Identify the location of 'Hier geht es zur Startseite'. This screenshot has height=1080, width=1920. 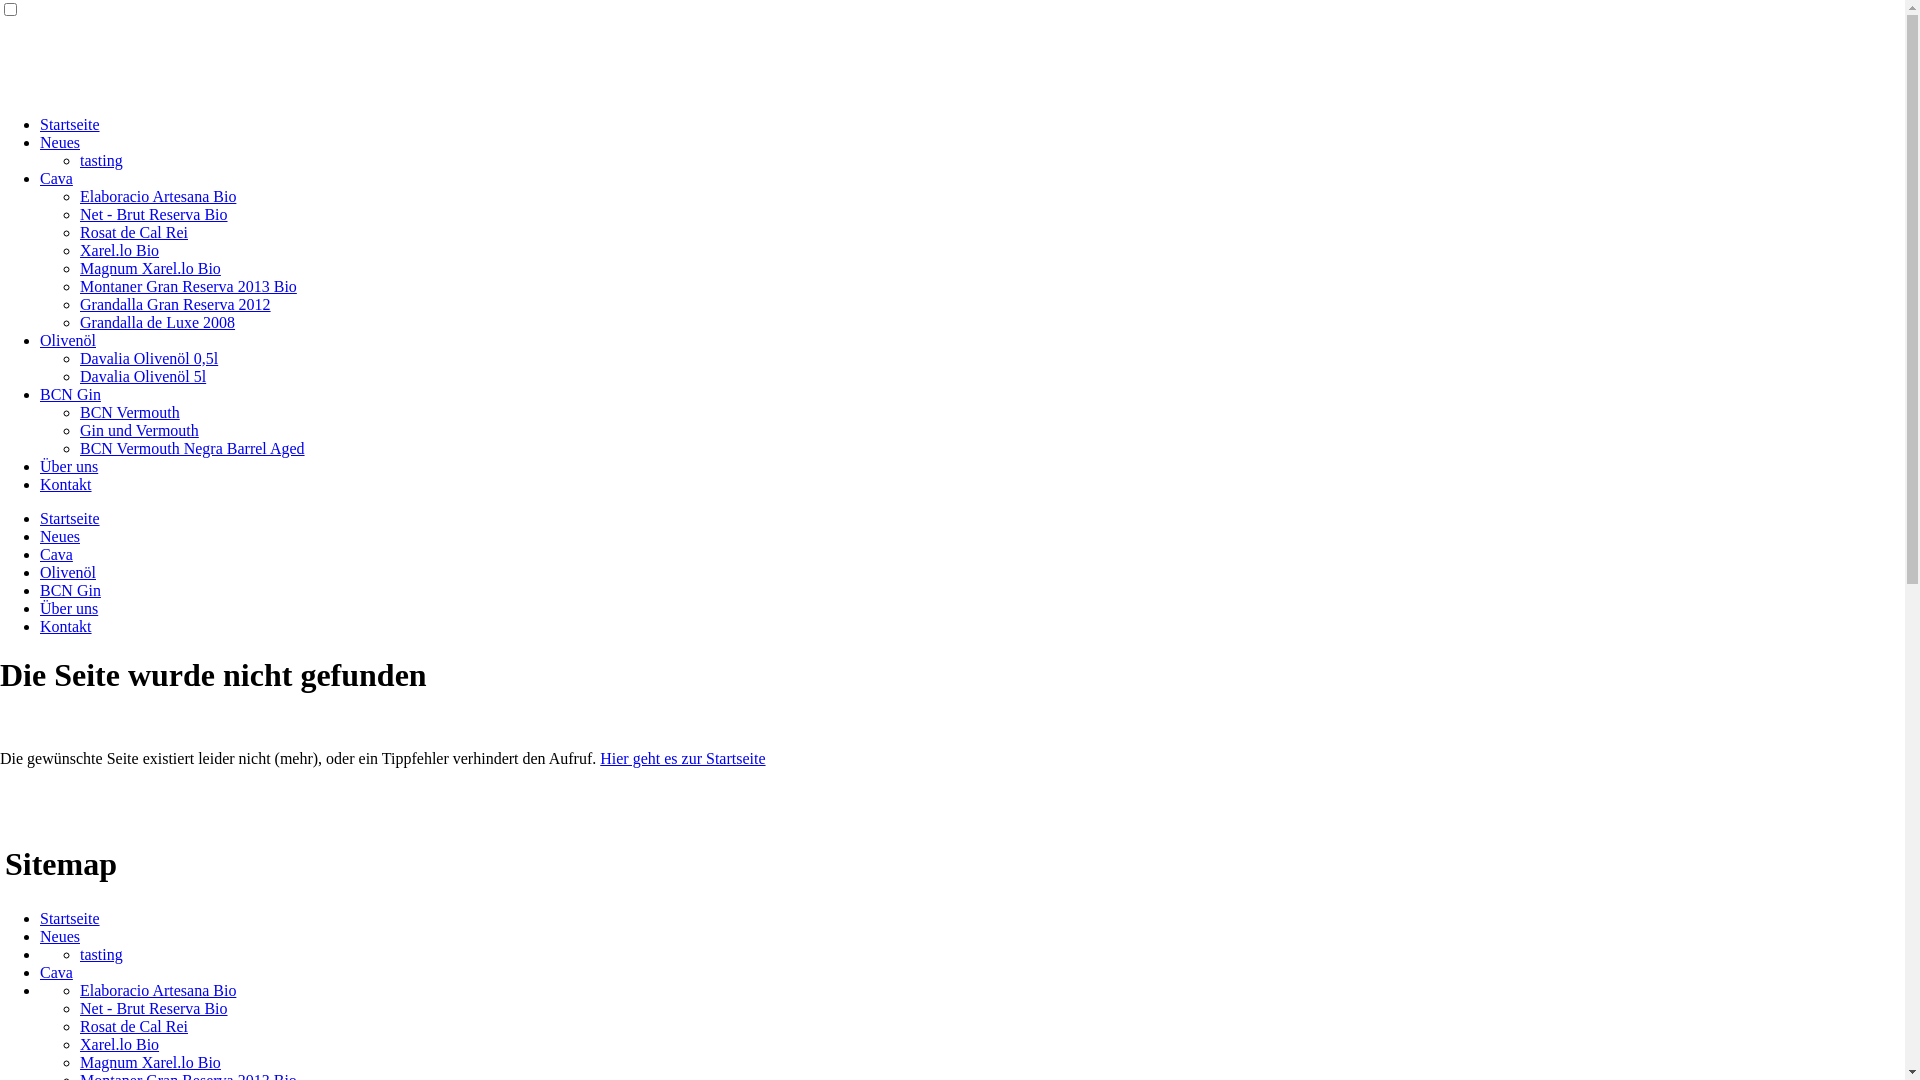
(682, 758).